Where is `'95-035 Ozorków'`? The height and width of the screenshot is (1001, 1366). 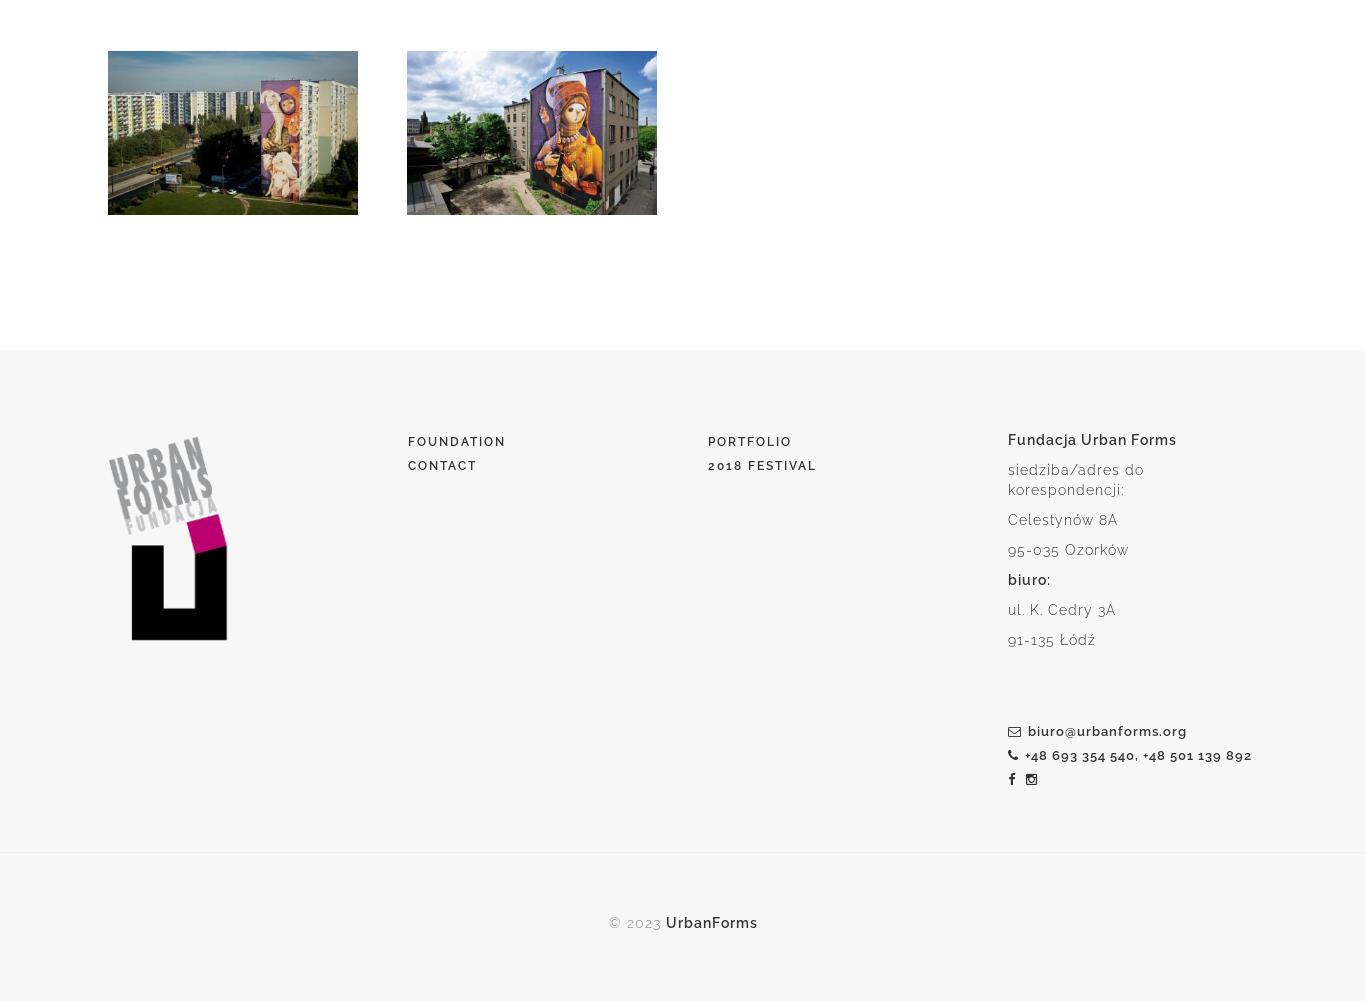
'95-035 Ozorków' is located at coordinates (1067, 549).